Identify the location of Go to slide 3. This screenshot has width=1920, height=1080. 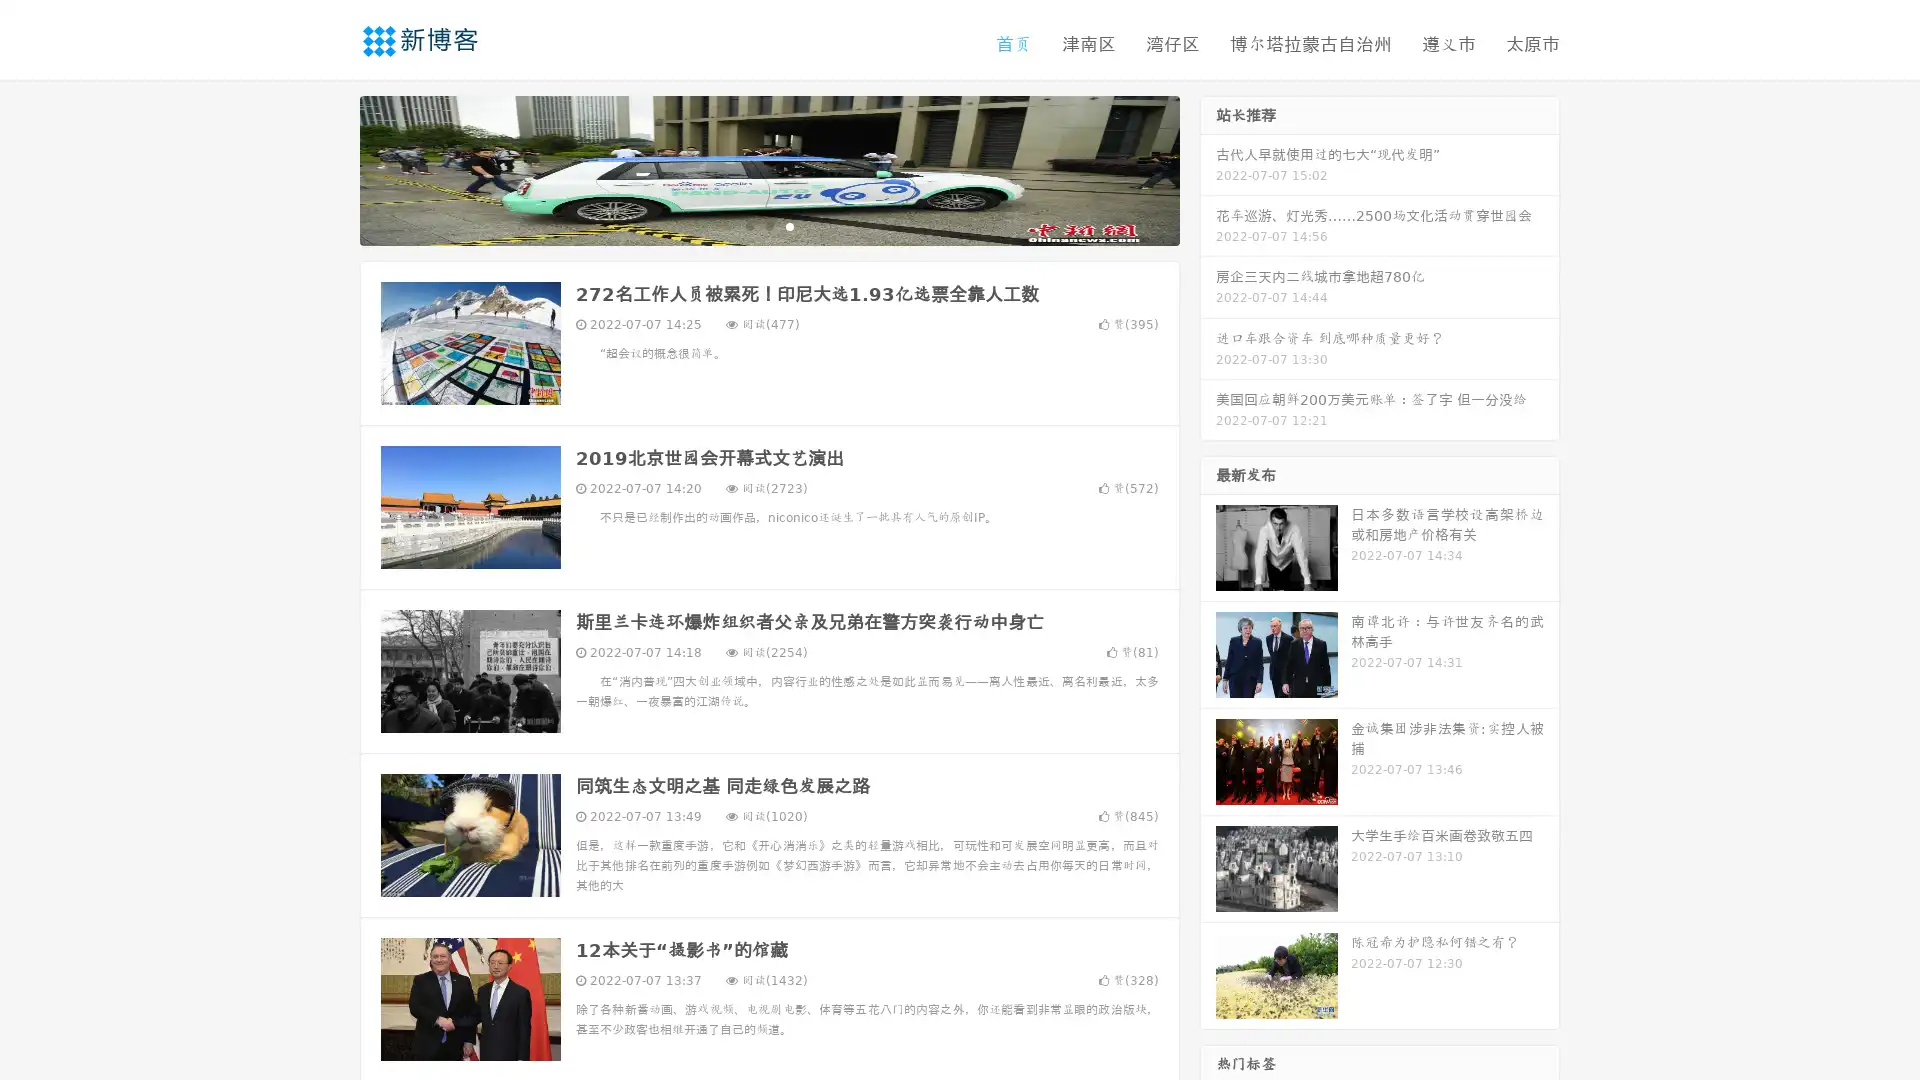
(789, 225).